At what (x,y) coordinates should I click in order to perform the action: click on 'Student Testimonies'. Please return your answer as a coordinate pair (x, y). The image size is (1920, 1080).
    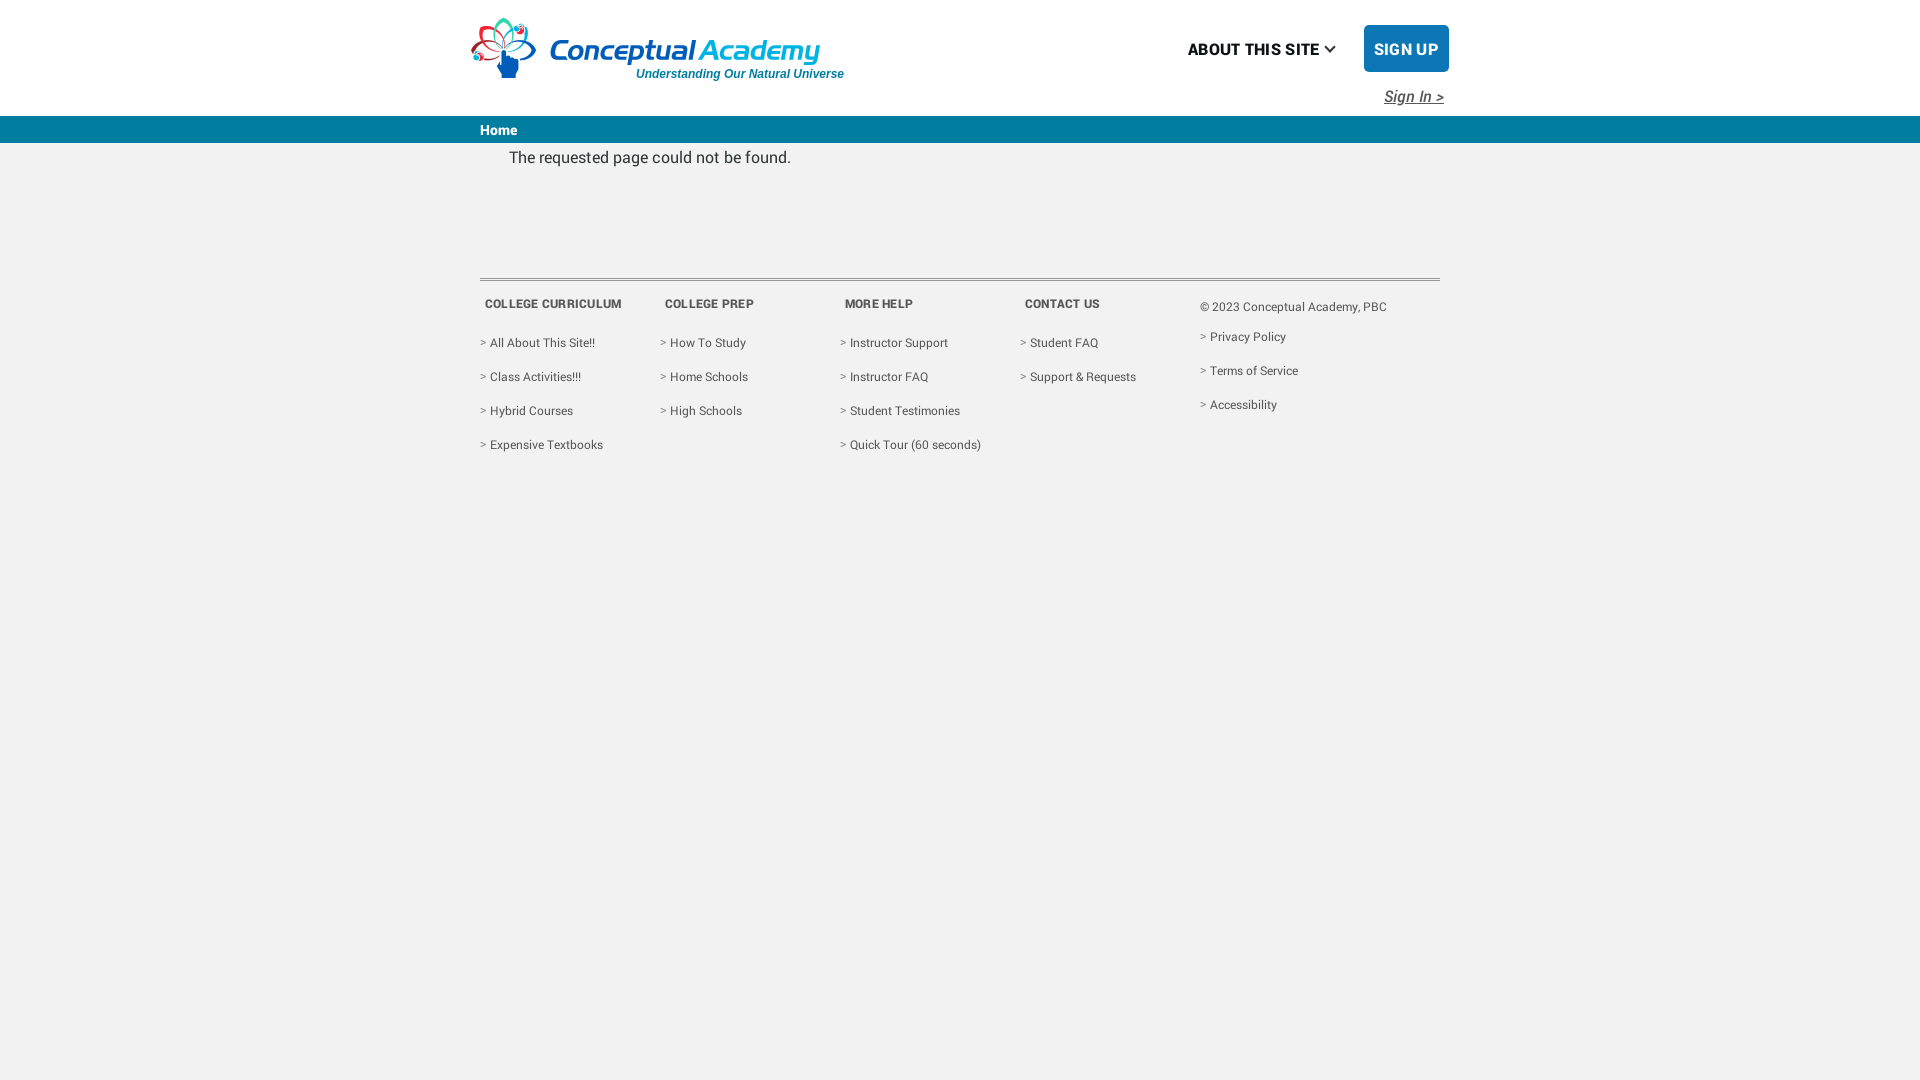
    Looking at the image, I should click on (904, 408).